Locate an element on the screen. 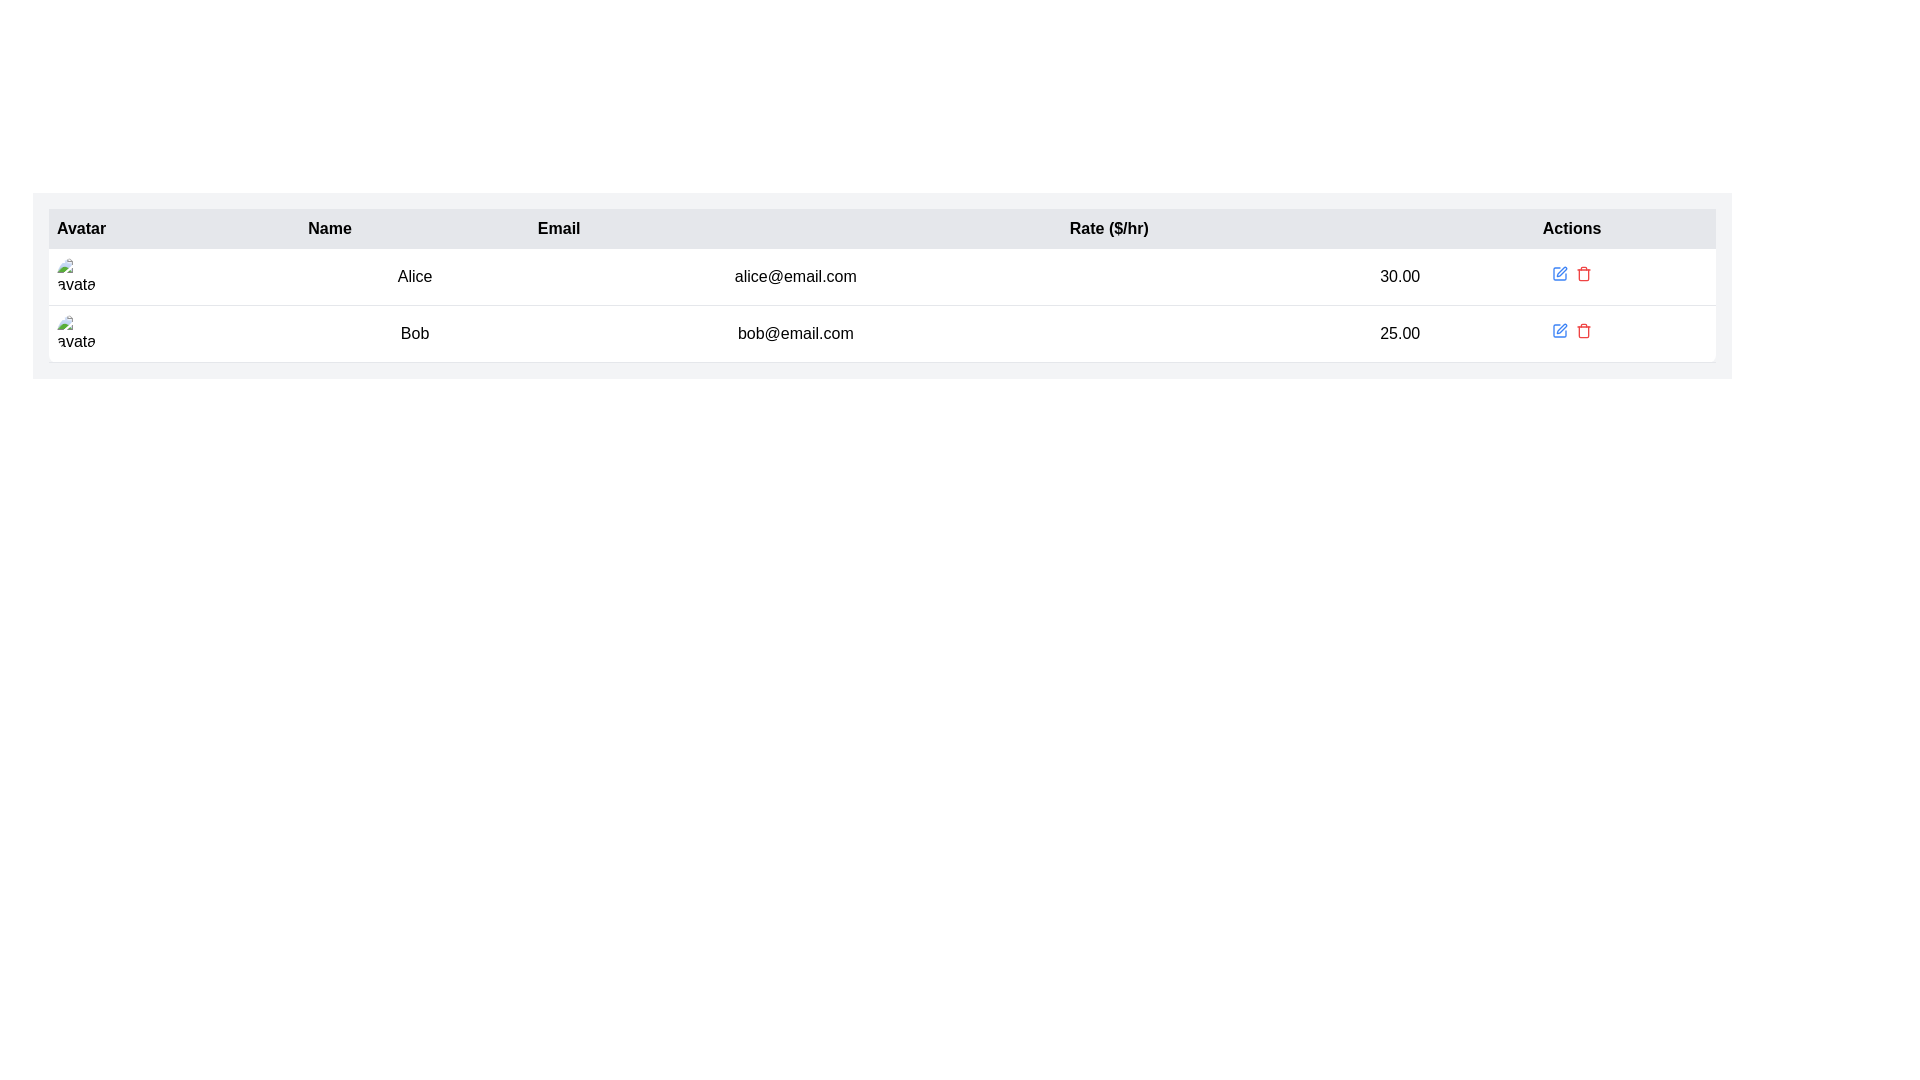 This screenshot has height=1080, width=1920. the text label displaying the email address in the second row of the table, specifically in the 'Email' column, which is the third column from the left is located at coordinates (794, 333).